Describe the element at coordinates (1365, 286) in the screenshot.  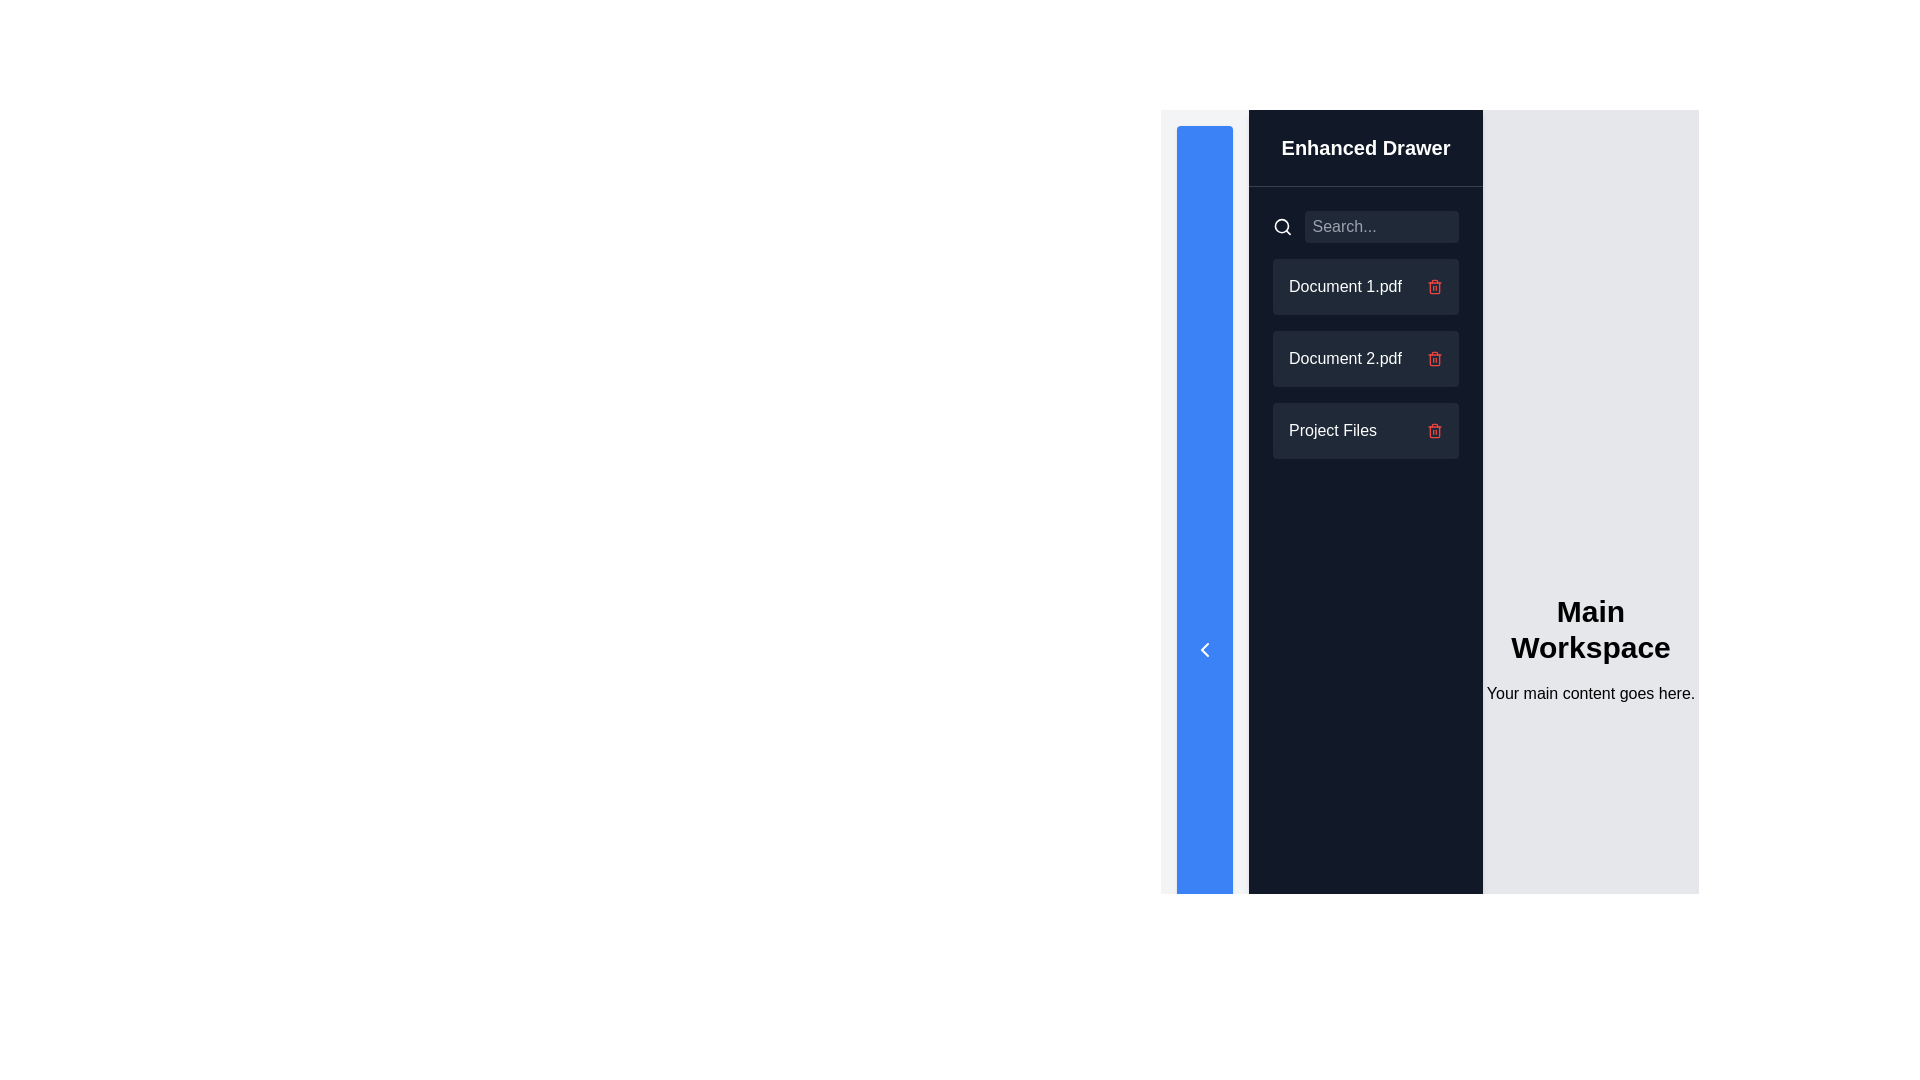
I see `the list item displaying the text 'Document 1.pdf'` at that location.